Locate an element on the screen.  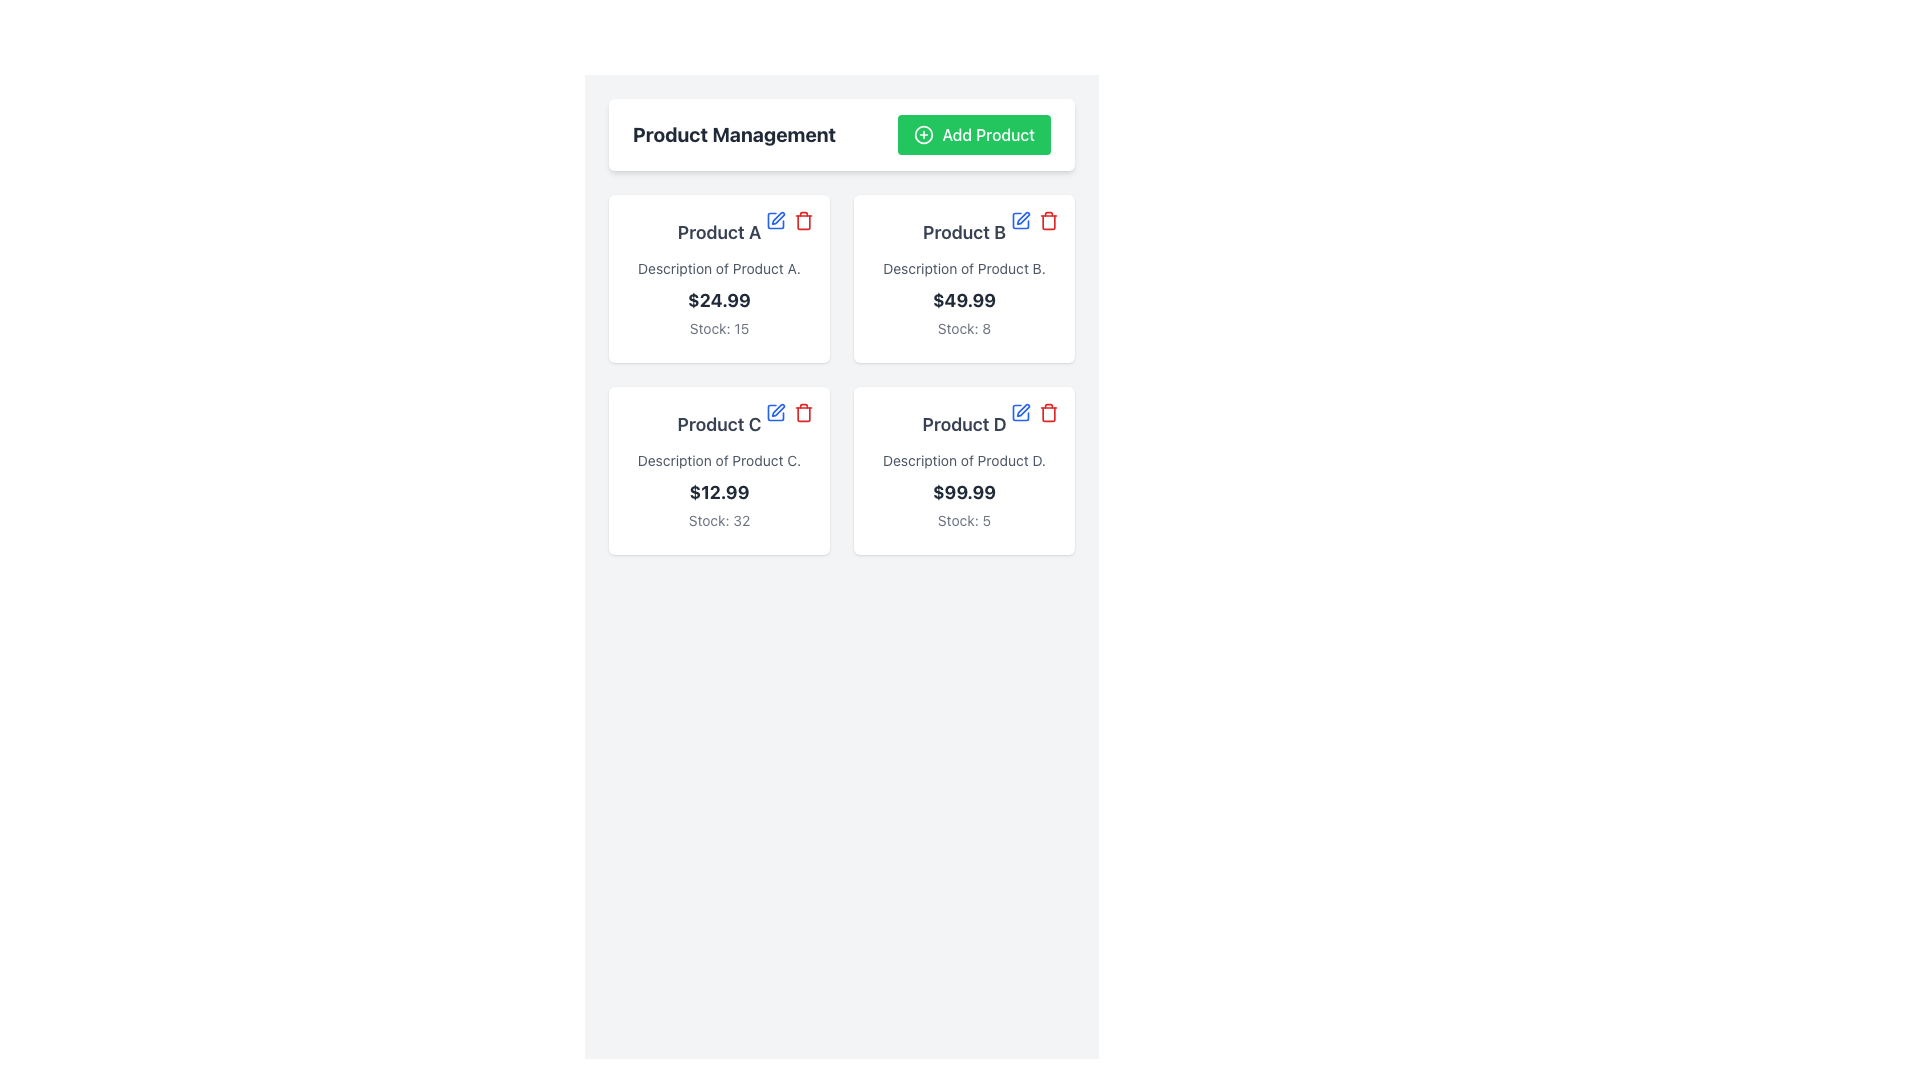
the static text label reading 'Description of Product B' to read it, which is located centrally aligned below the product title and above the price information is located at coordinates (964, 268).